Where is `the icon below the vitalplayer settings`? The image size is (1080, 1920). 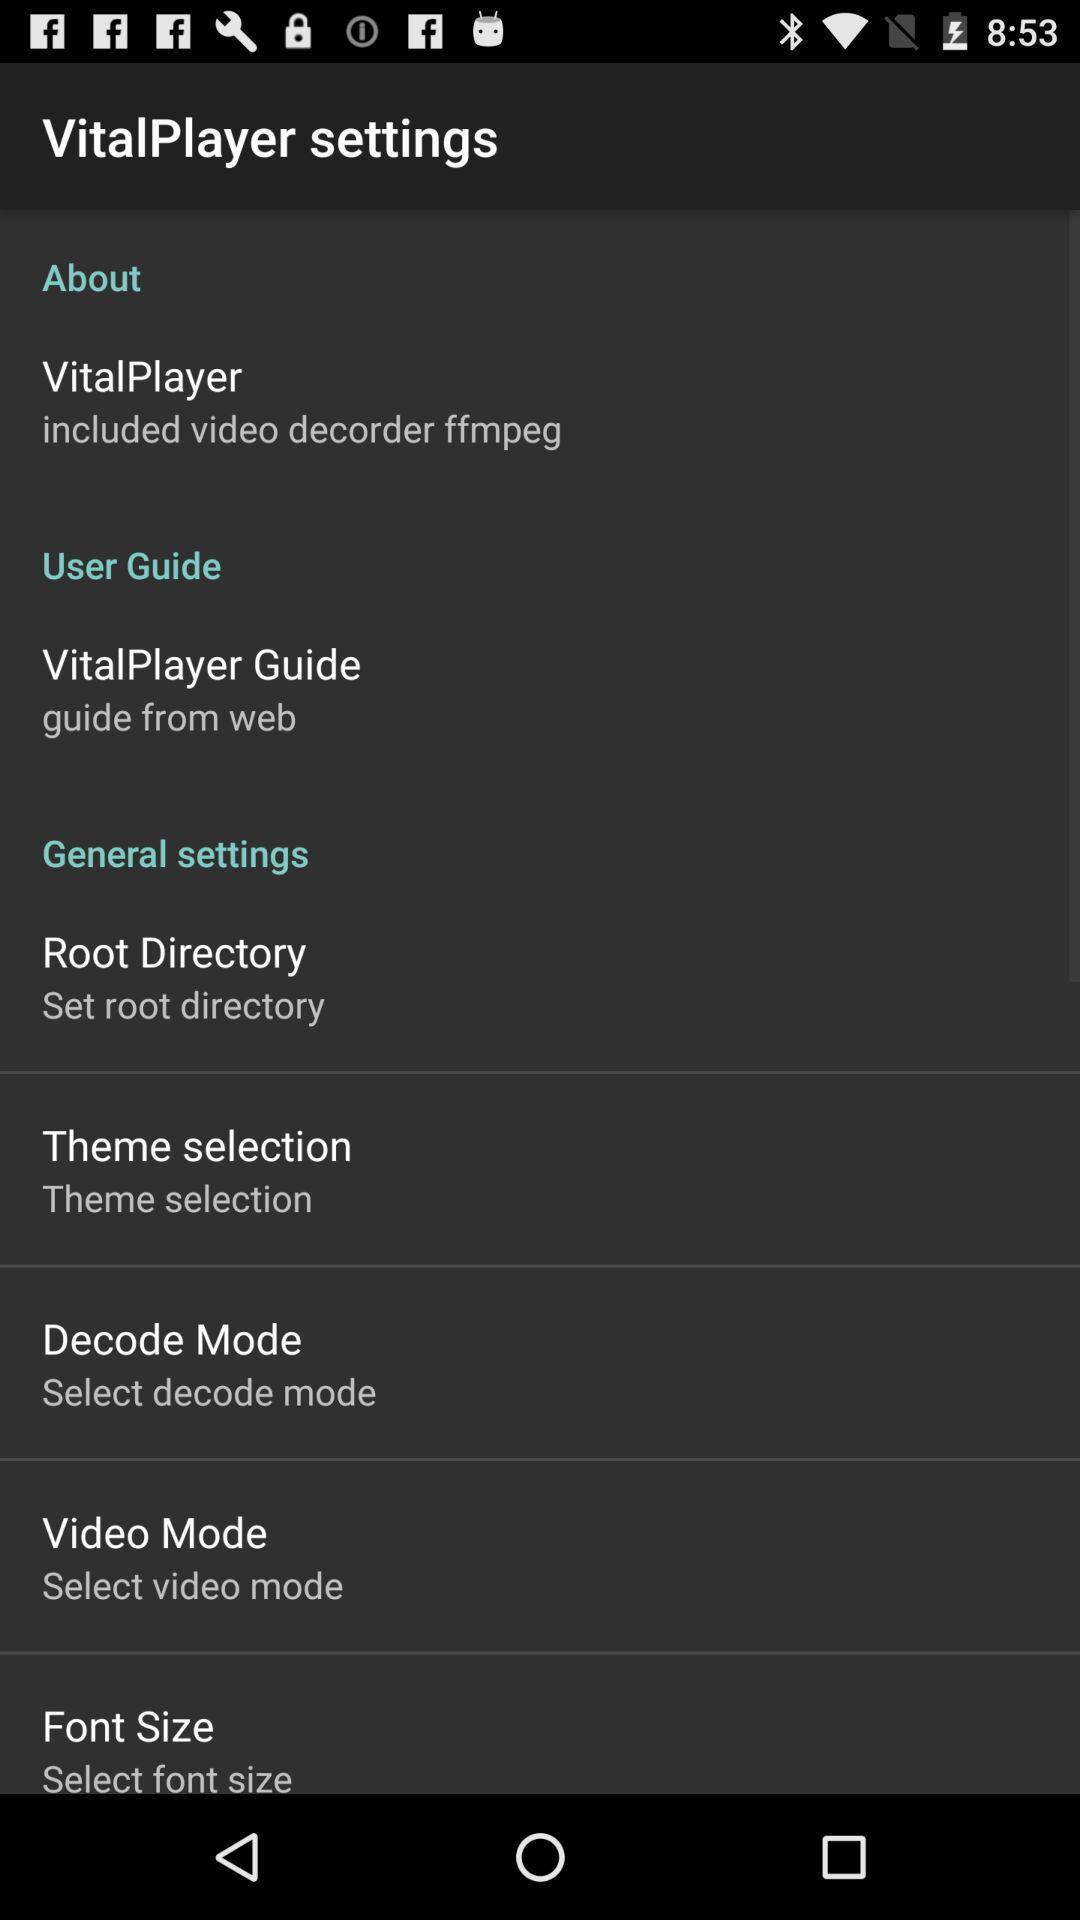
the icon below the vitalplayer settings is located at coordinates (540, 254).